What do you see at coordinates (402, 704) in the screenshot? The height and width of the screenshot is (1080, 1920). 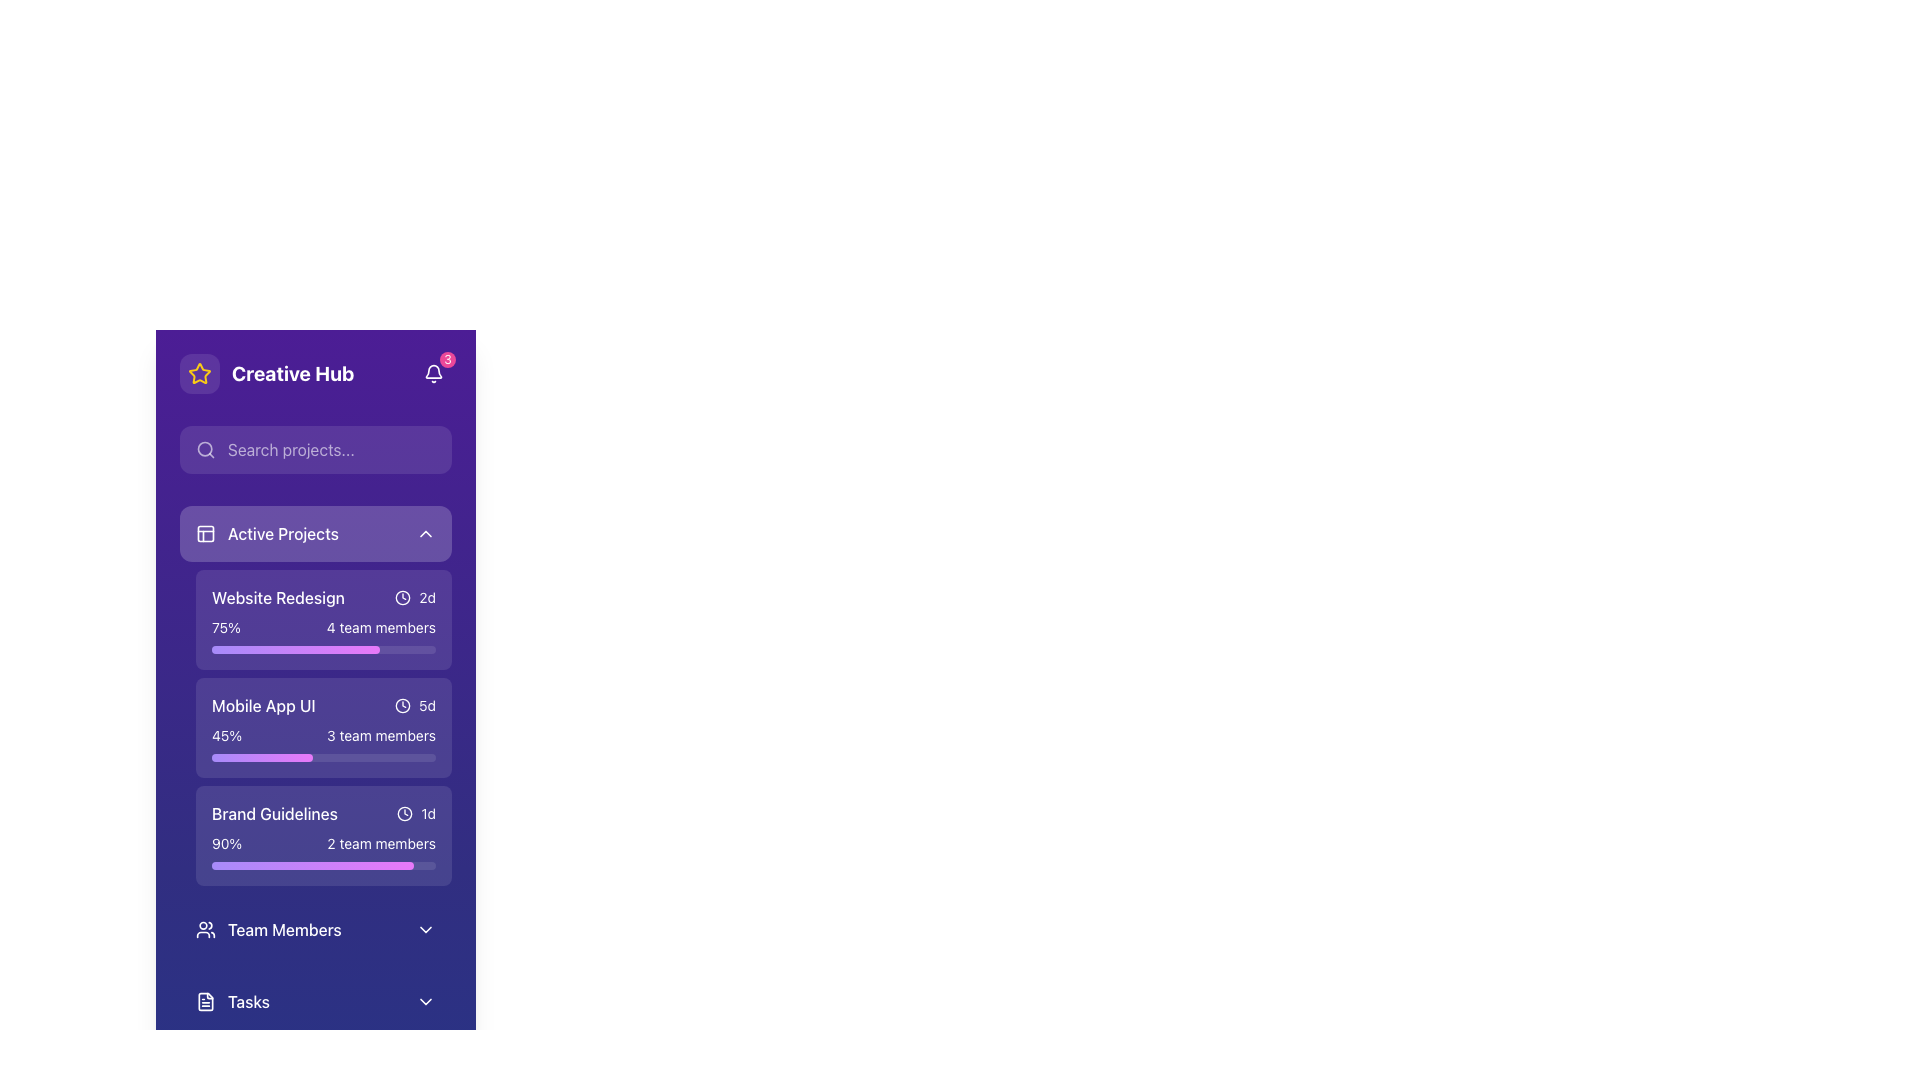 I see `the clock icon representing the timing information for the 'Mobile App UI' project in the 'Active Projects' list` at bounding box center [402, 704].